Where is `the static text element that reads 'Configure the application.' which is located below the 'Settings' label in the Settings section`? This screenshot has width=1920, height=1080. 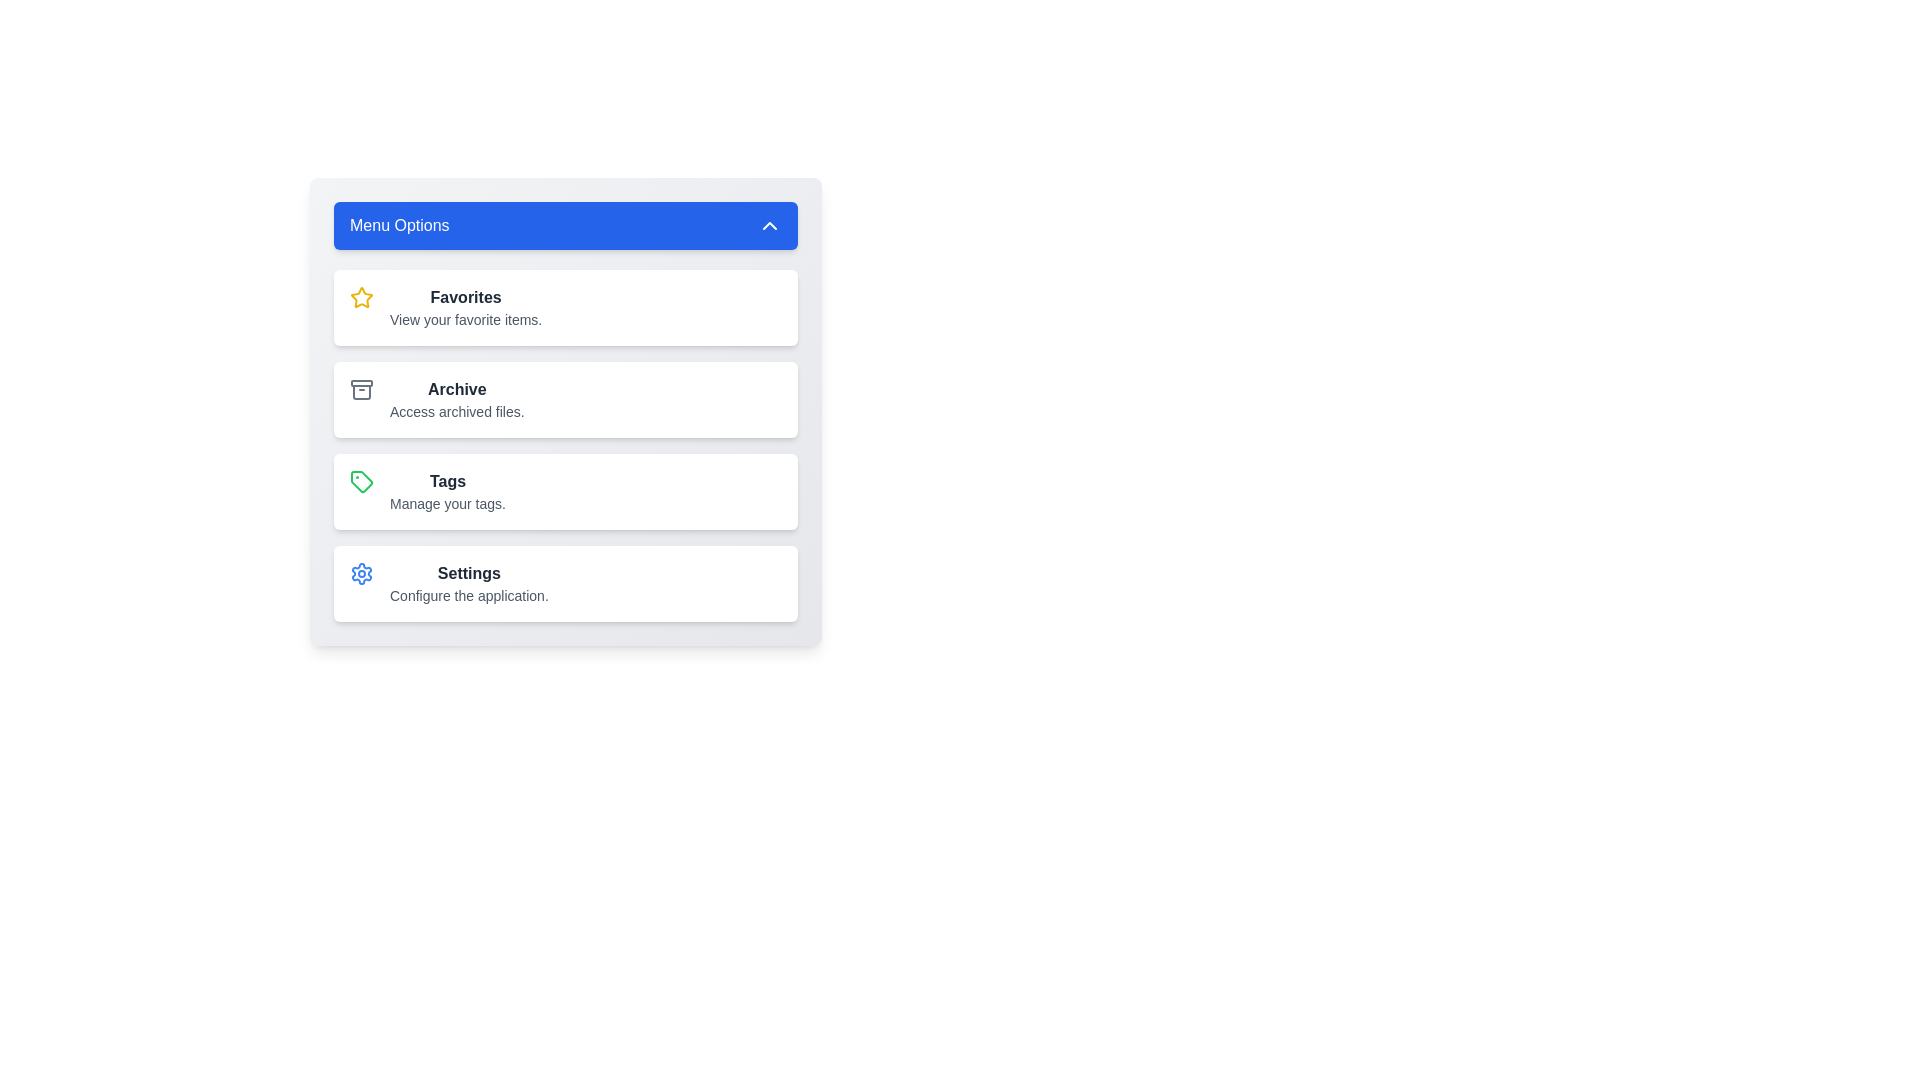
the static text element that reads 'Configure the application.' which is located below the 'Settings' label in the Settings section is located at coordinates (468, 595).